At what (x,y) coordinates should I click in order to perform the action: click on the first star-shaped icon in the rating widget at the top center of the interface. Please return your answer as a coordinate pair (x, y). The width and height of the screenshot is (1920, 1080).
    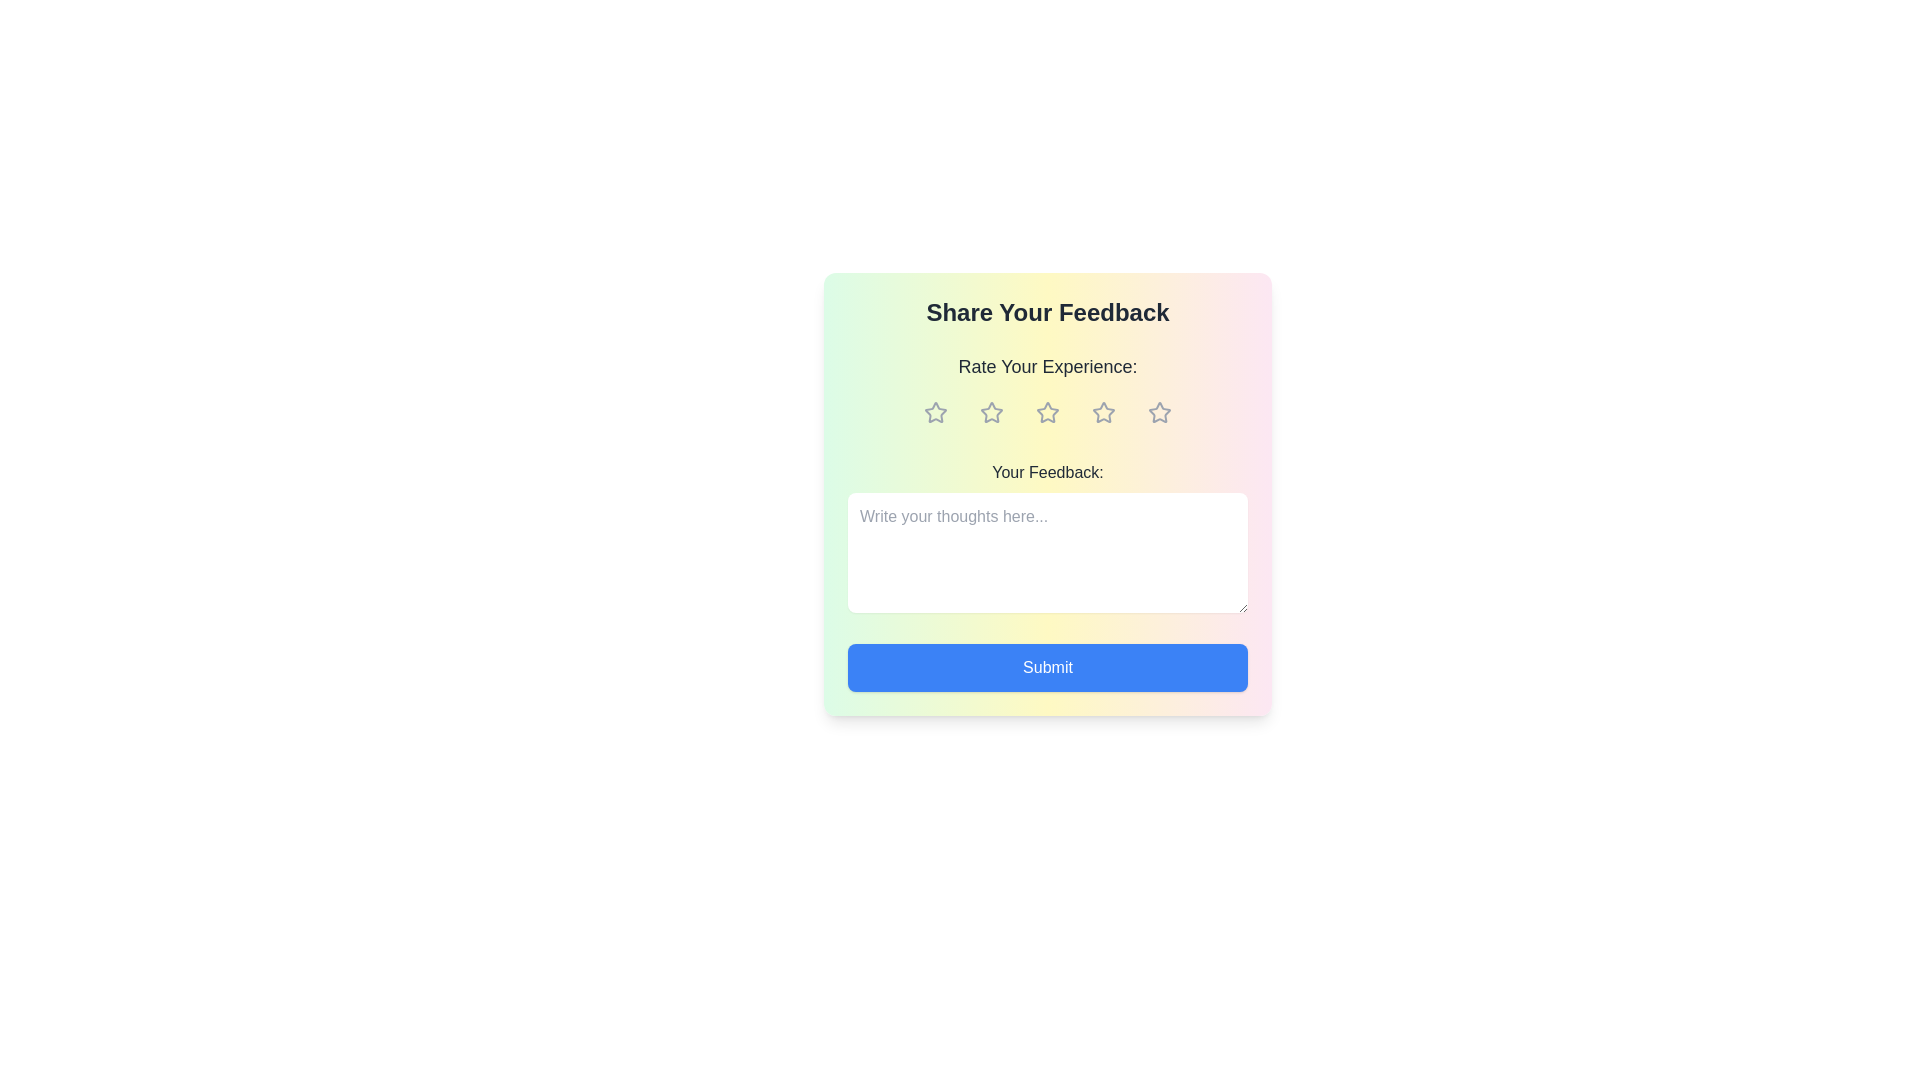
    Looking at the image, I should click on (935, 411).